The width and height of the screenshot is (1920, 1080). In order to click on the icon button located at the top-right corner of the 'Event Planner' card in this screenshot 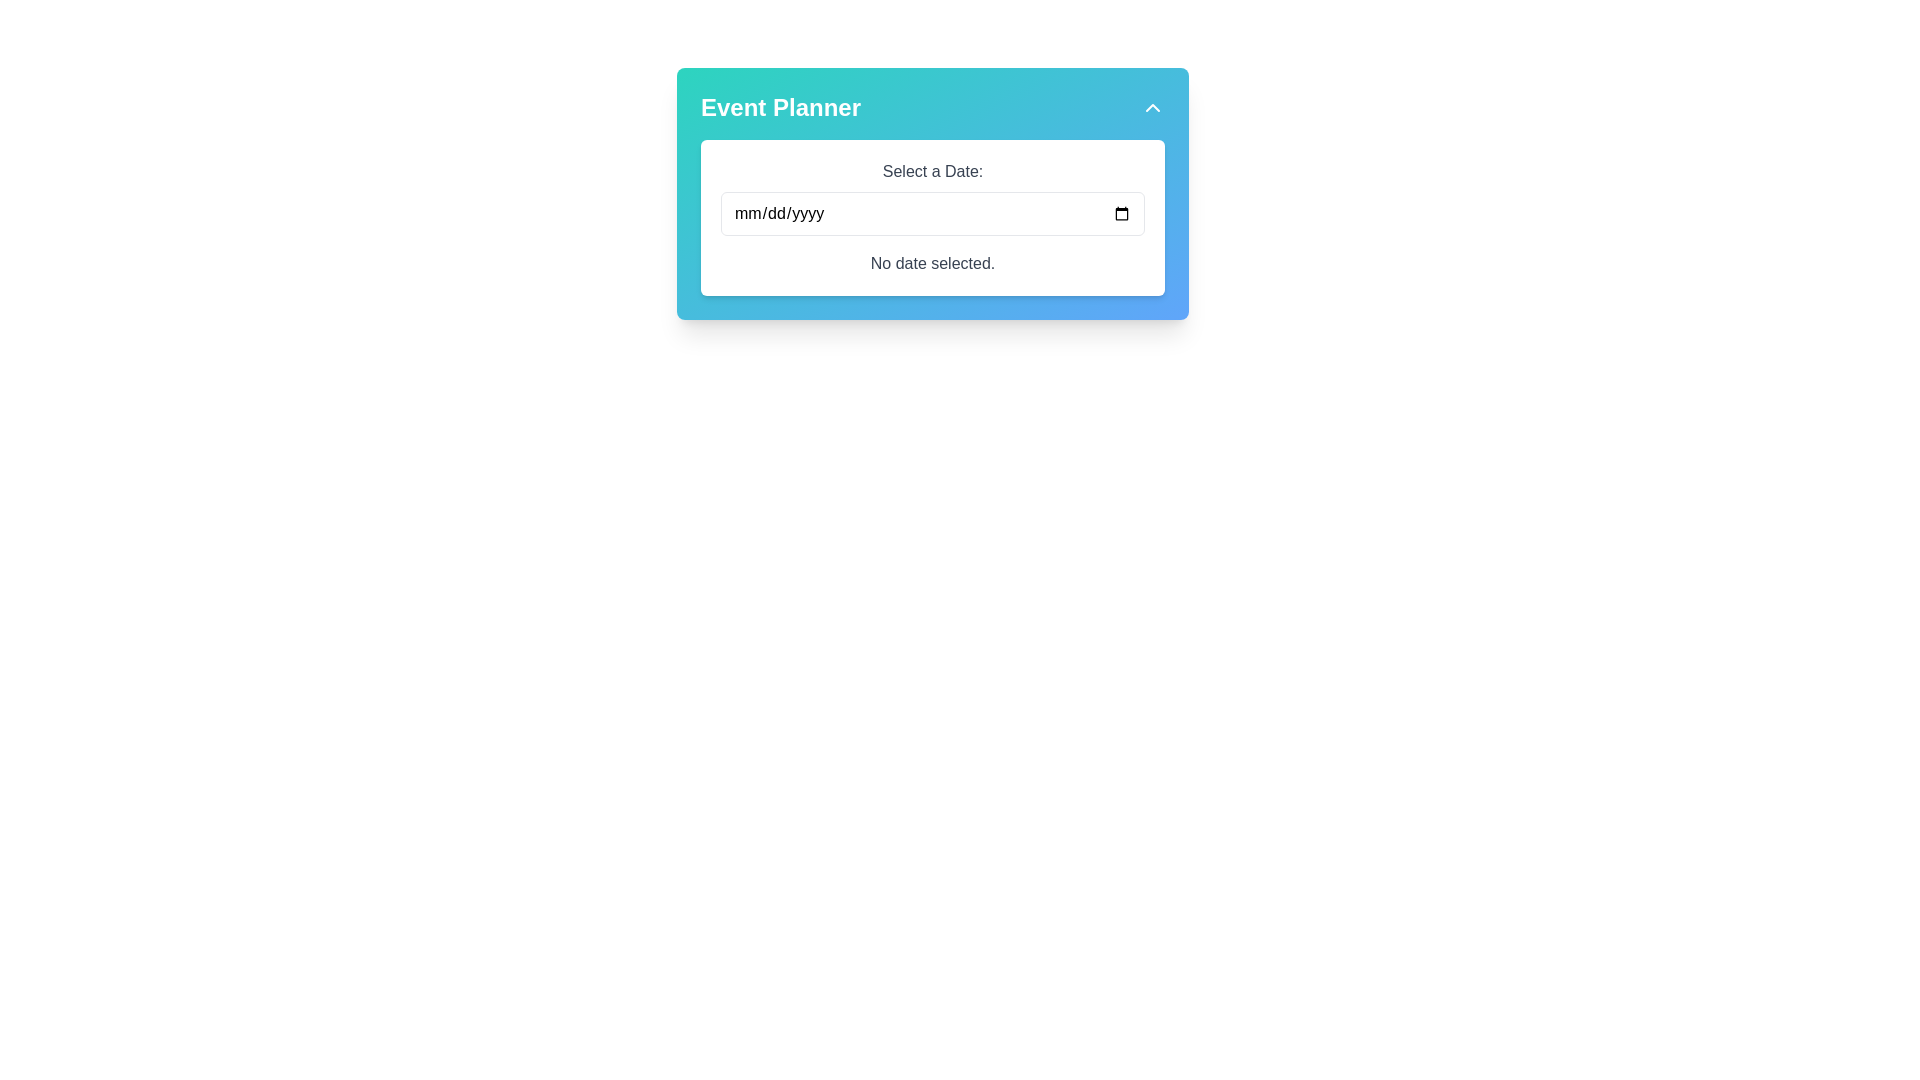, I will do `click(1152, 108)`.